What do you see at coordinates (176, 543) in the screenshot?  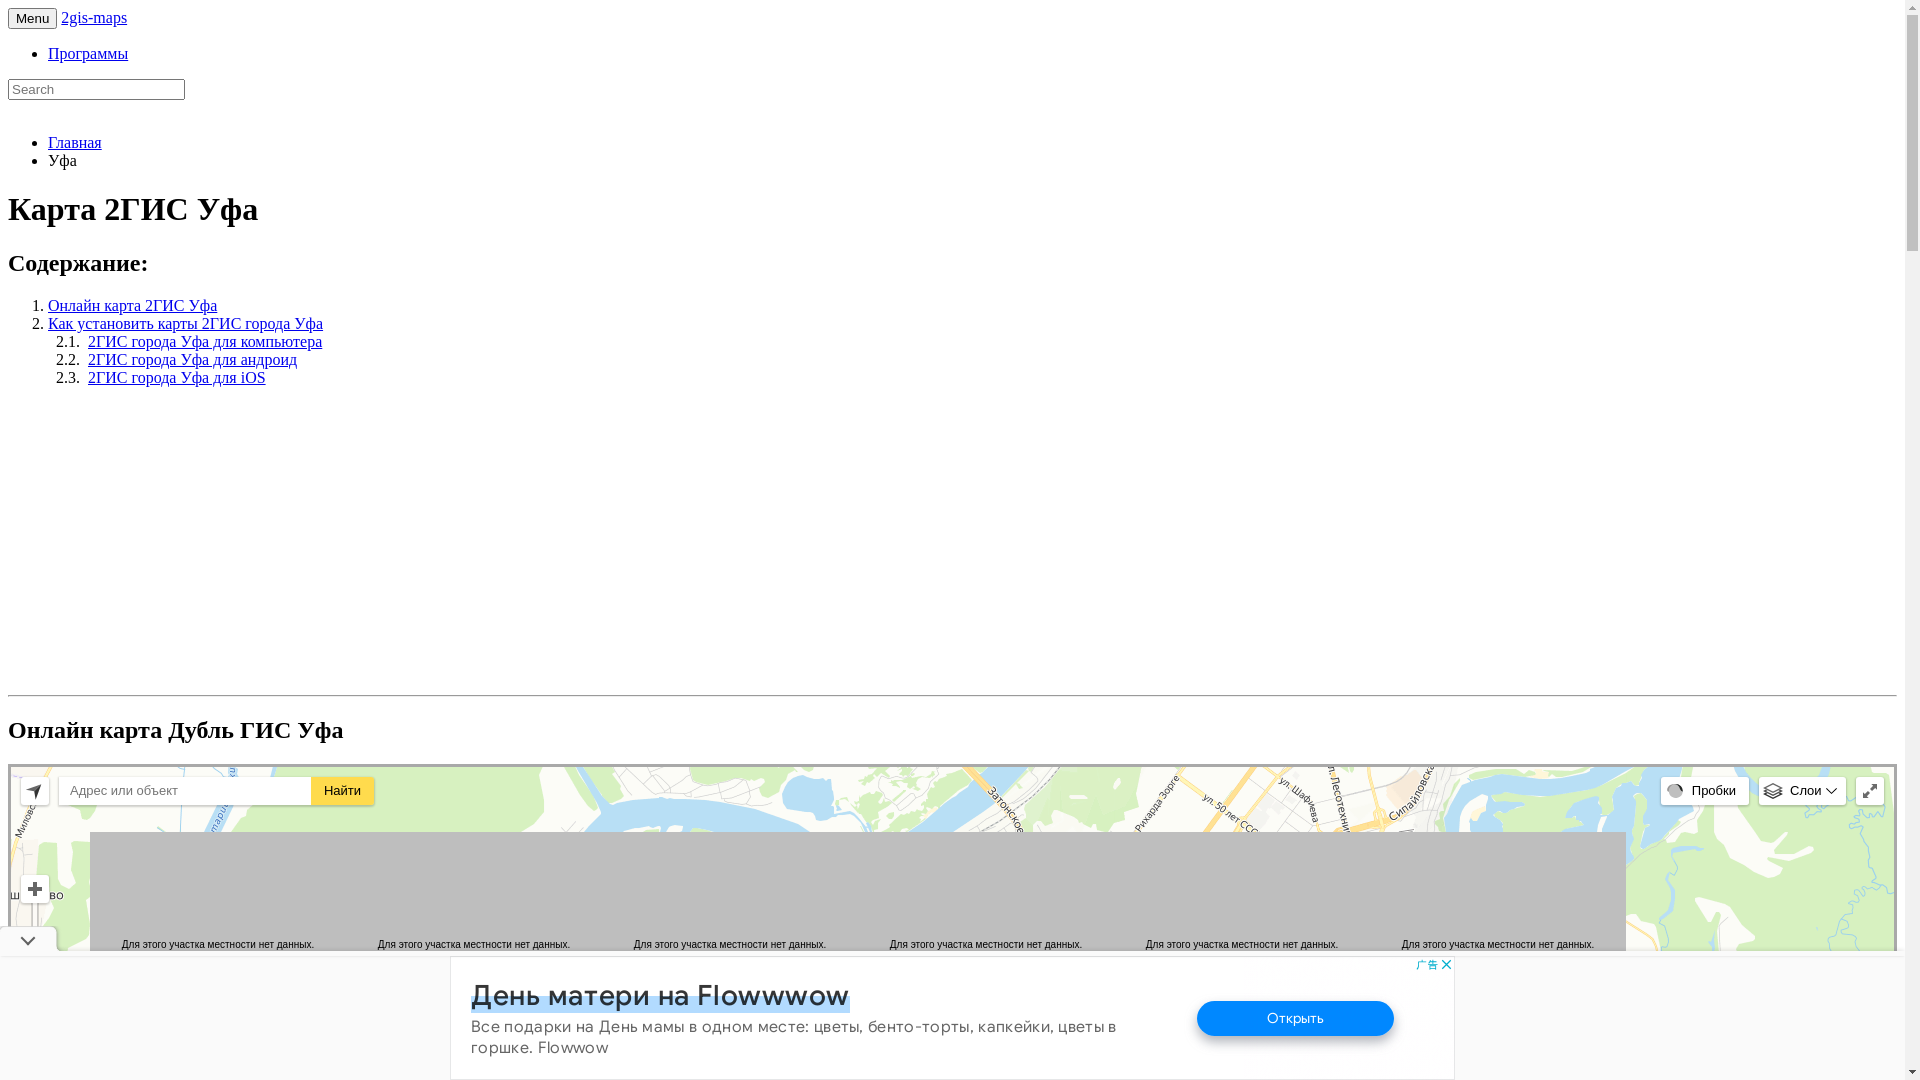 I see `'Advertisement'` at bounding box center [176, 543].